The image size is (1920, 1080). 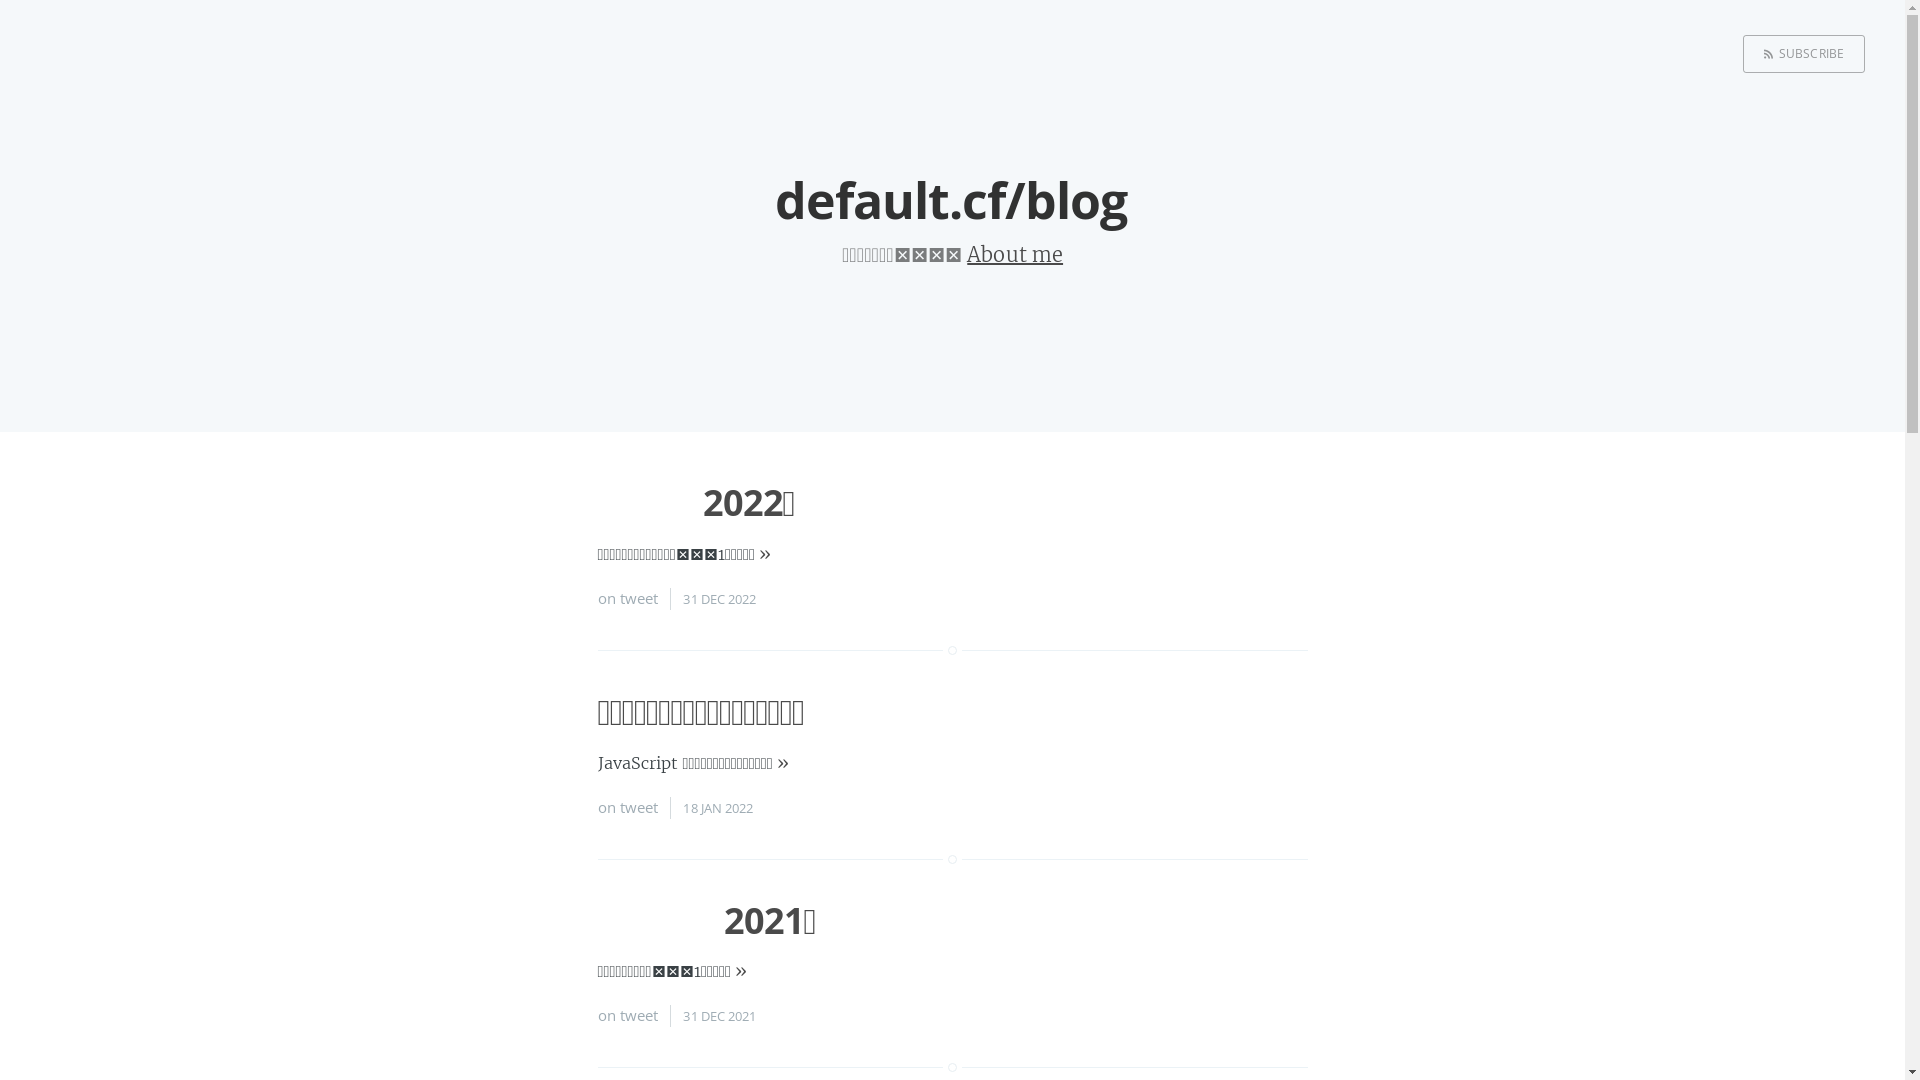 What do you see at coordinates (1014, 253) in the screenshot?
I see `'About me'` at bounding box center [1014, 253].